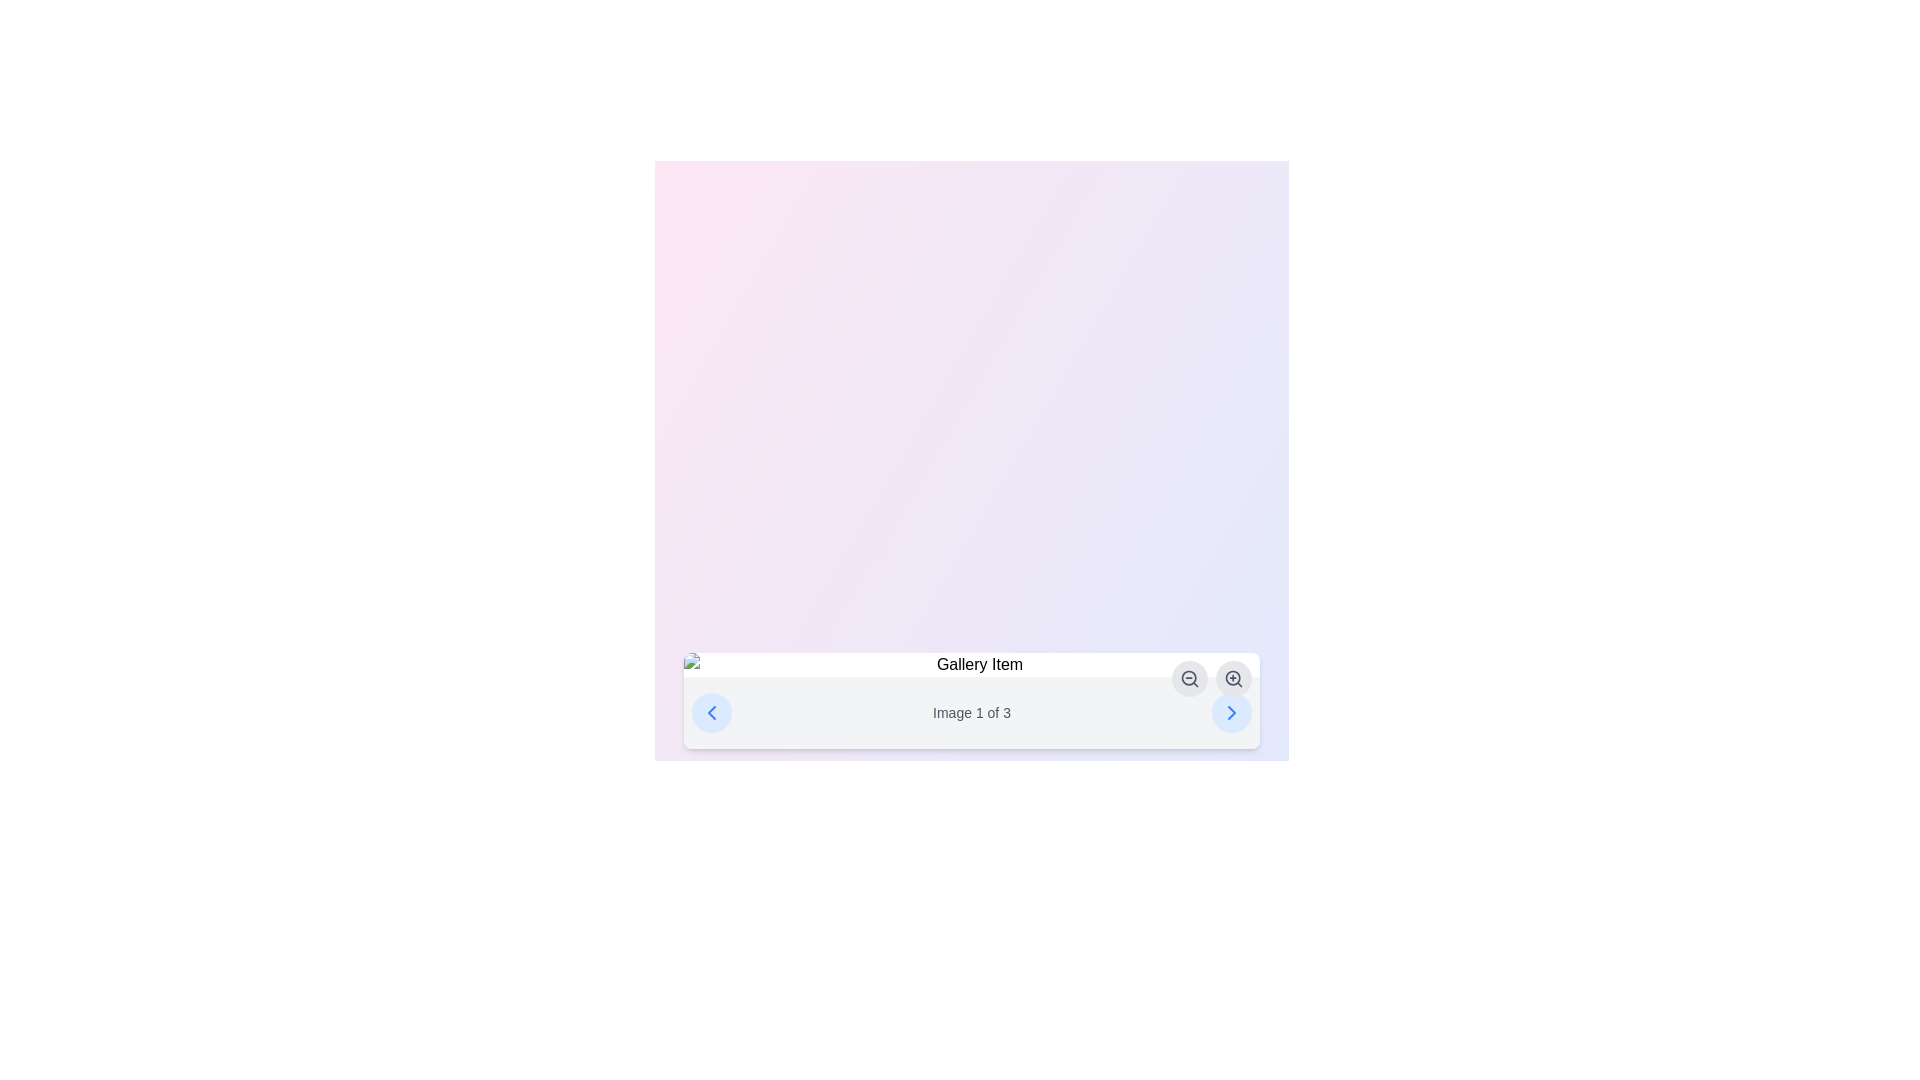 This screenshot has height=1080, width=1920. Describe the element at coordinates (1231, 712) in the screenshot. I see `the SVG icon inside the circular button at the bottom right side of the interface` at that location.